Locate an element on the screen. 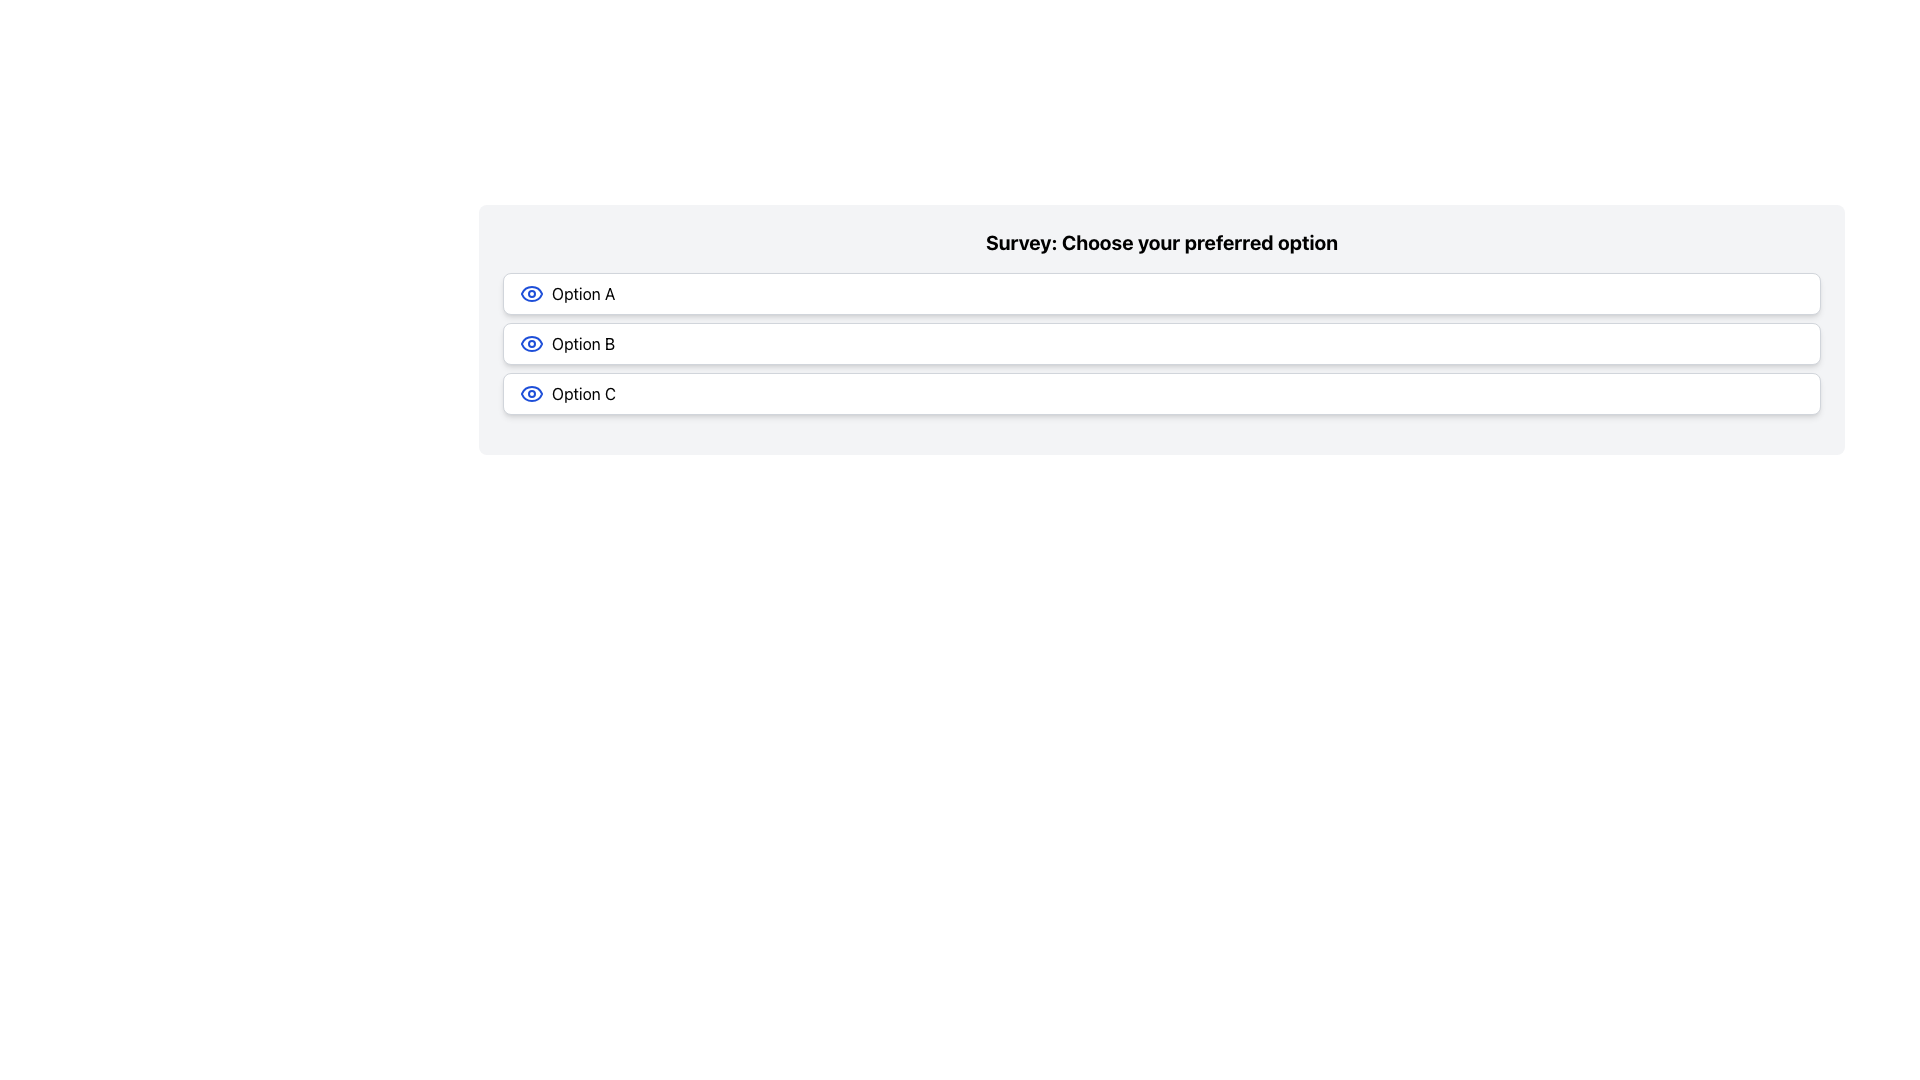 This screenshot has height=1080, width=1920. text content of the label displaying 'Option C', which is located prominently in the lower third of the option group, to the right of a blue eye icon is located at coordinates (583, 393).